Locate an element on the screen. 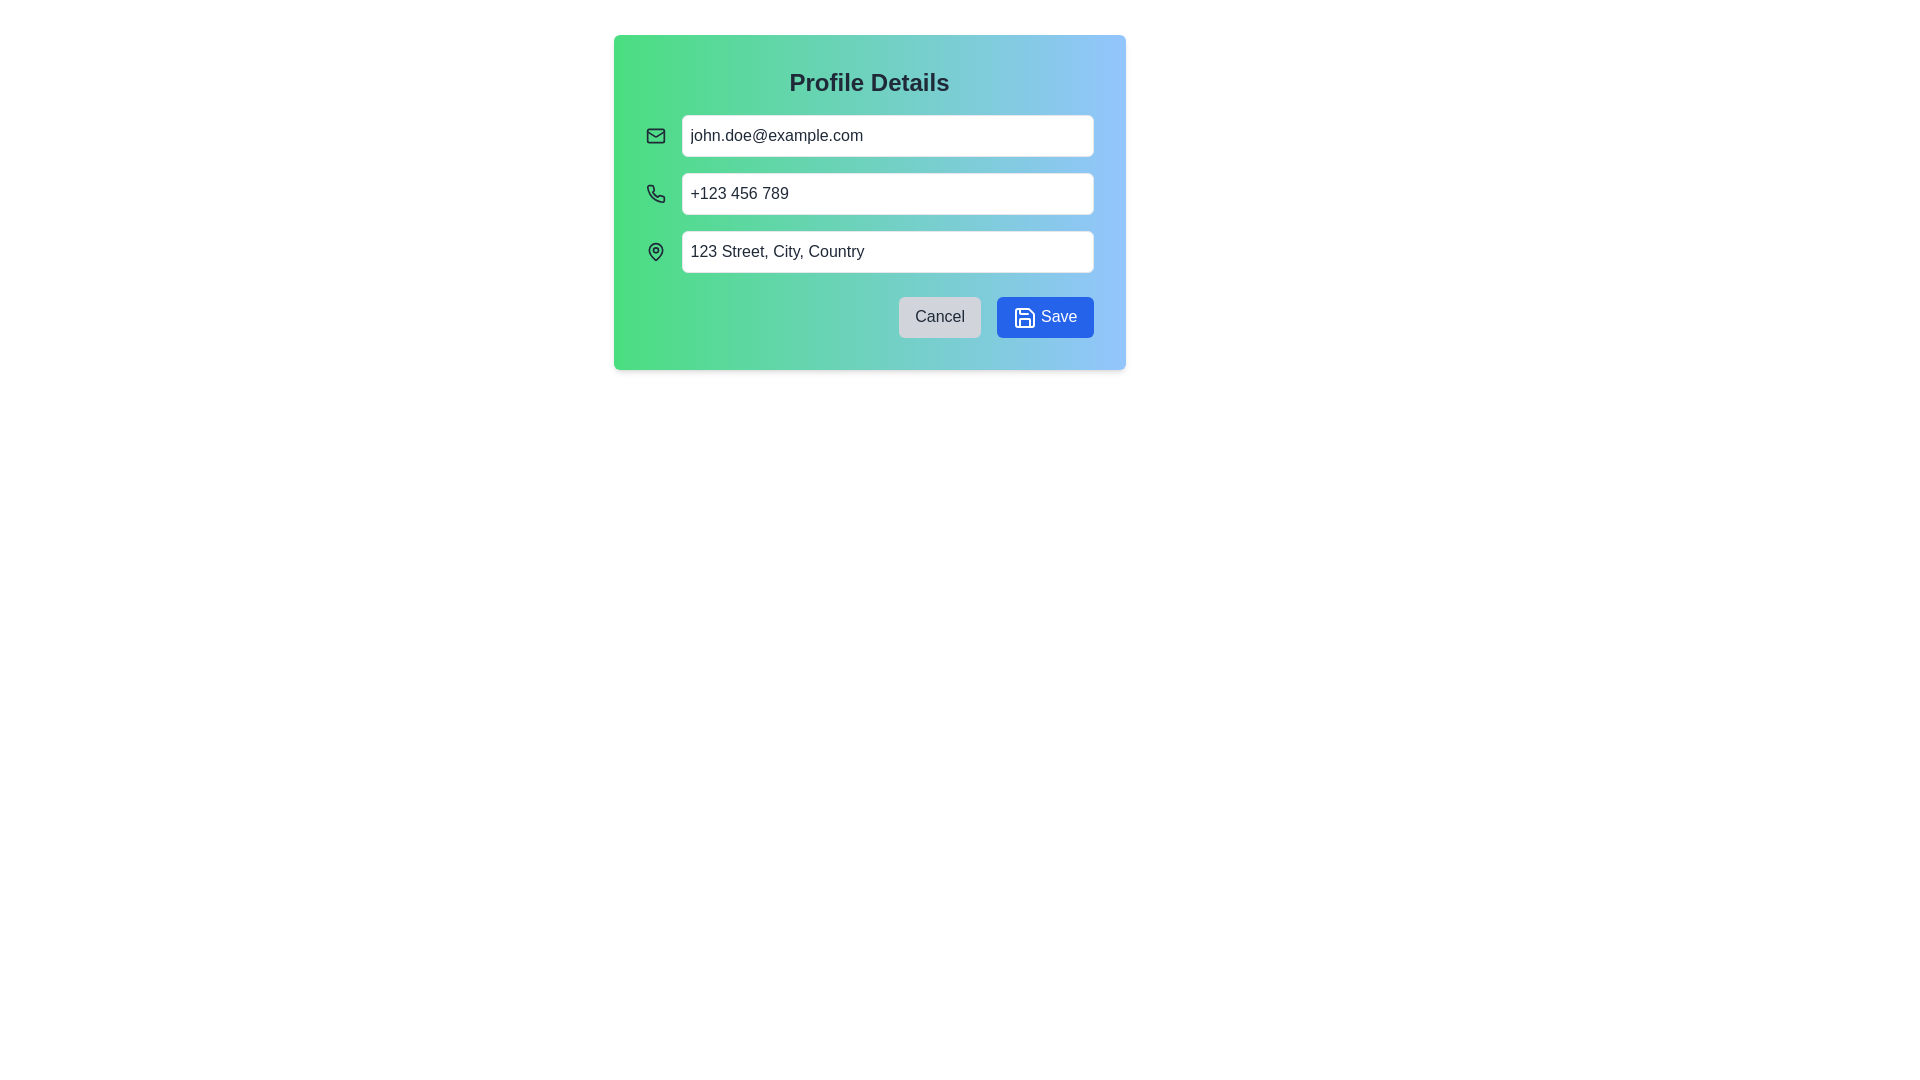  the 'Save' button located at the bottom-right corner of the 'Profile Details' form to observe its hover styles is located at coordinates (1044, 316).